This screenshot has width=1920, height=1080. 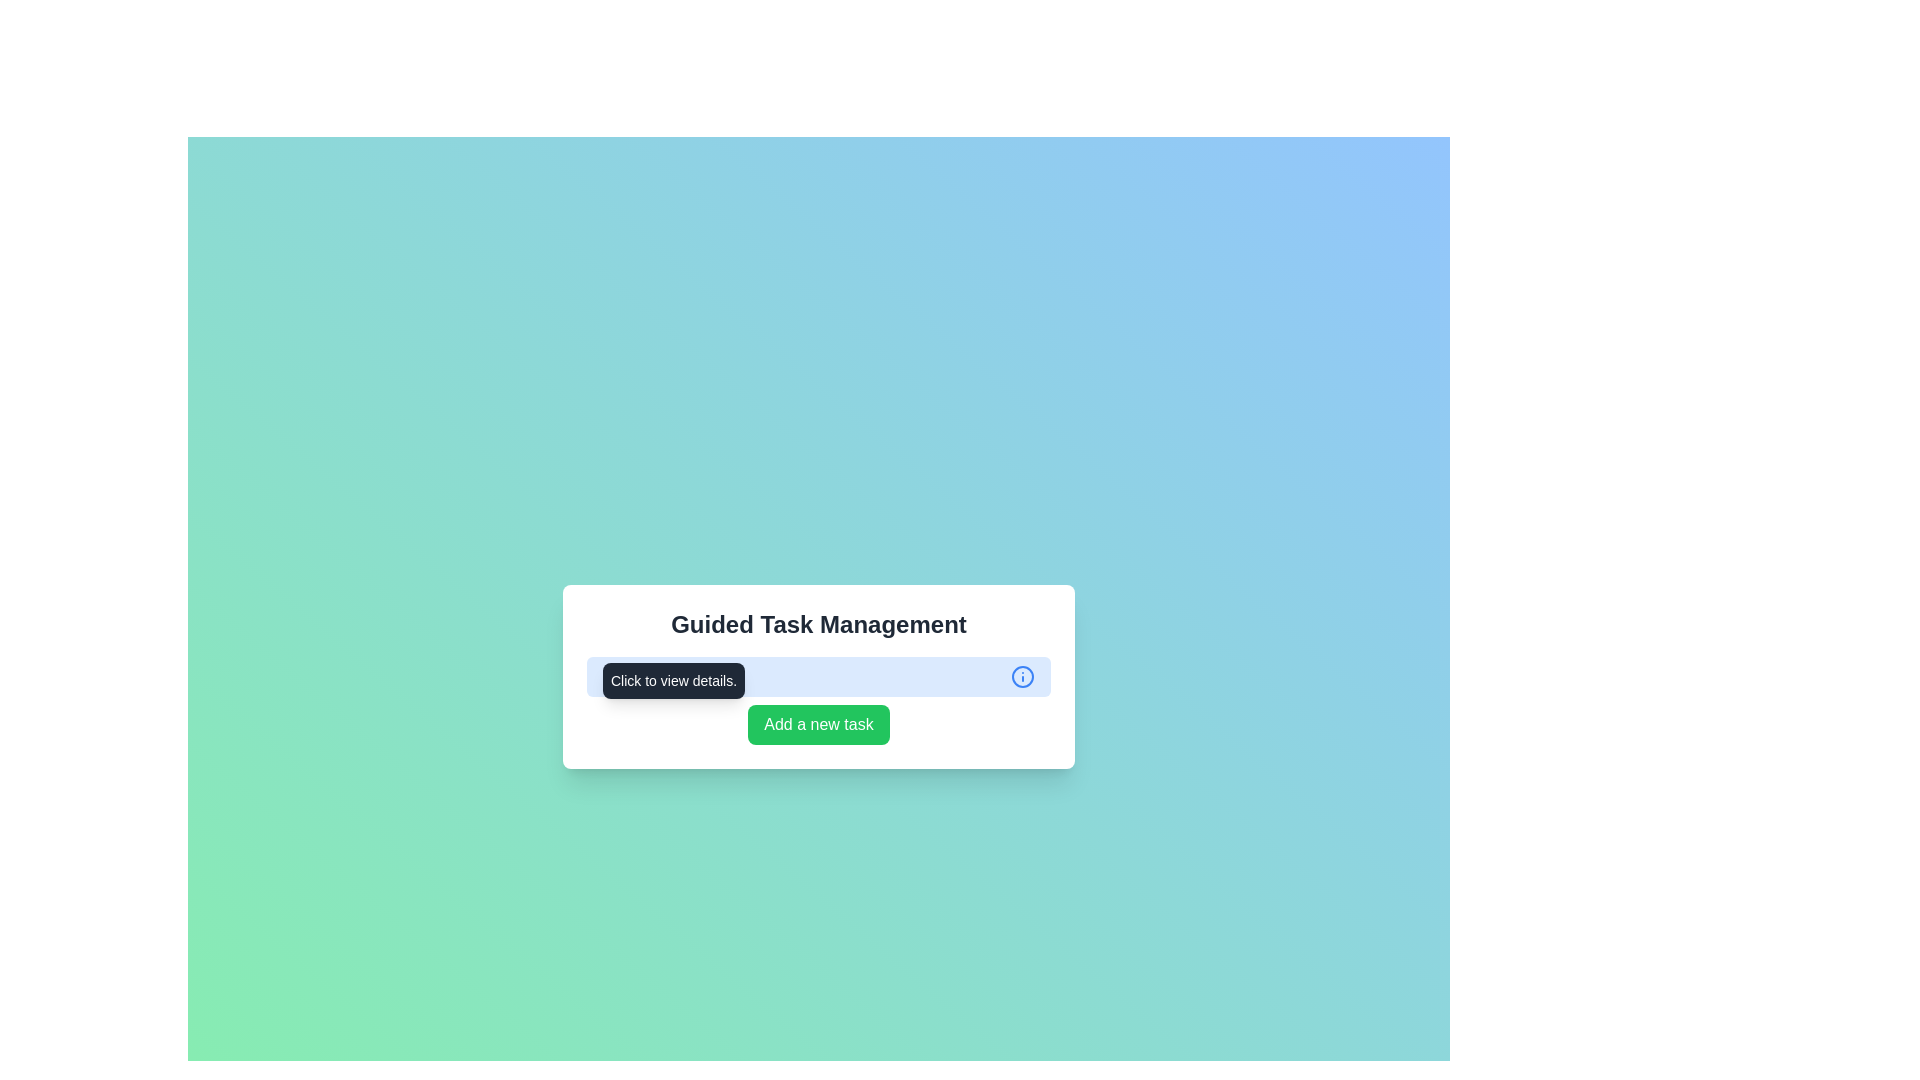 What do you see at coordinates (674, 680) in the screenshot?
I see `the tooltip element with dark gray background and white text saying 'Click` at bounding box center [674, 680].